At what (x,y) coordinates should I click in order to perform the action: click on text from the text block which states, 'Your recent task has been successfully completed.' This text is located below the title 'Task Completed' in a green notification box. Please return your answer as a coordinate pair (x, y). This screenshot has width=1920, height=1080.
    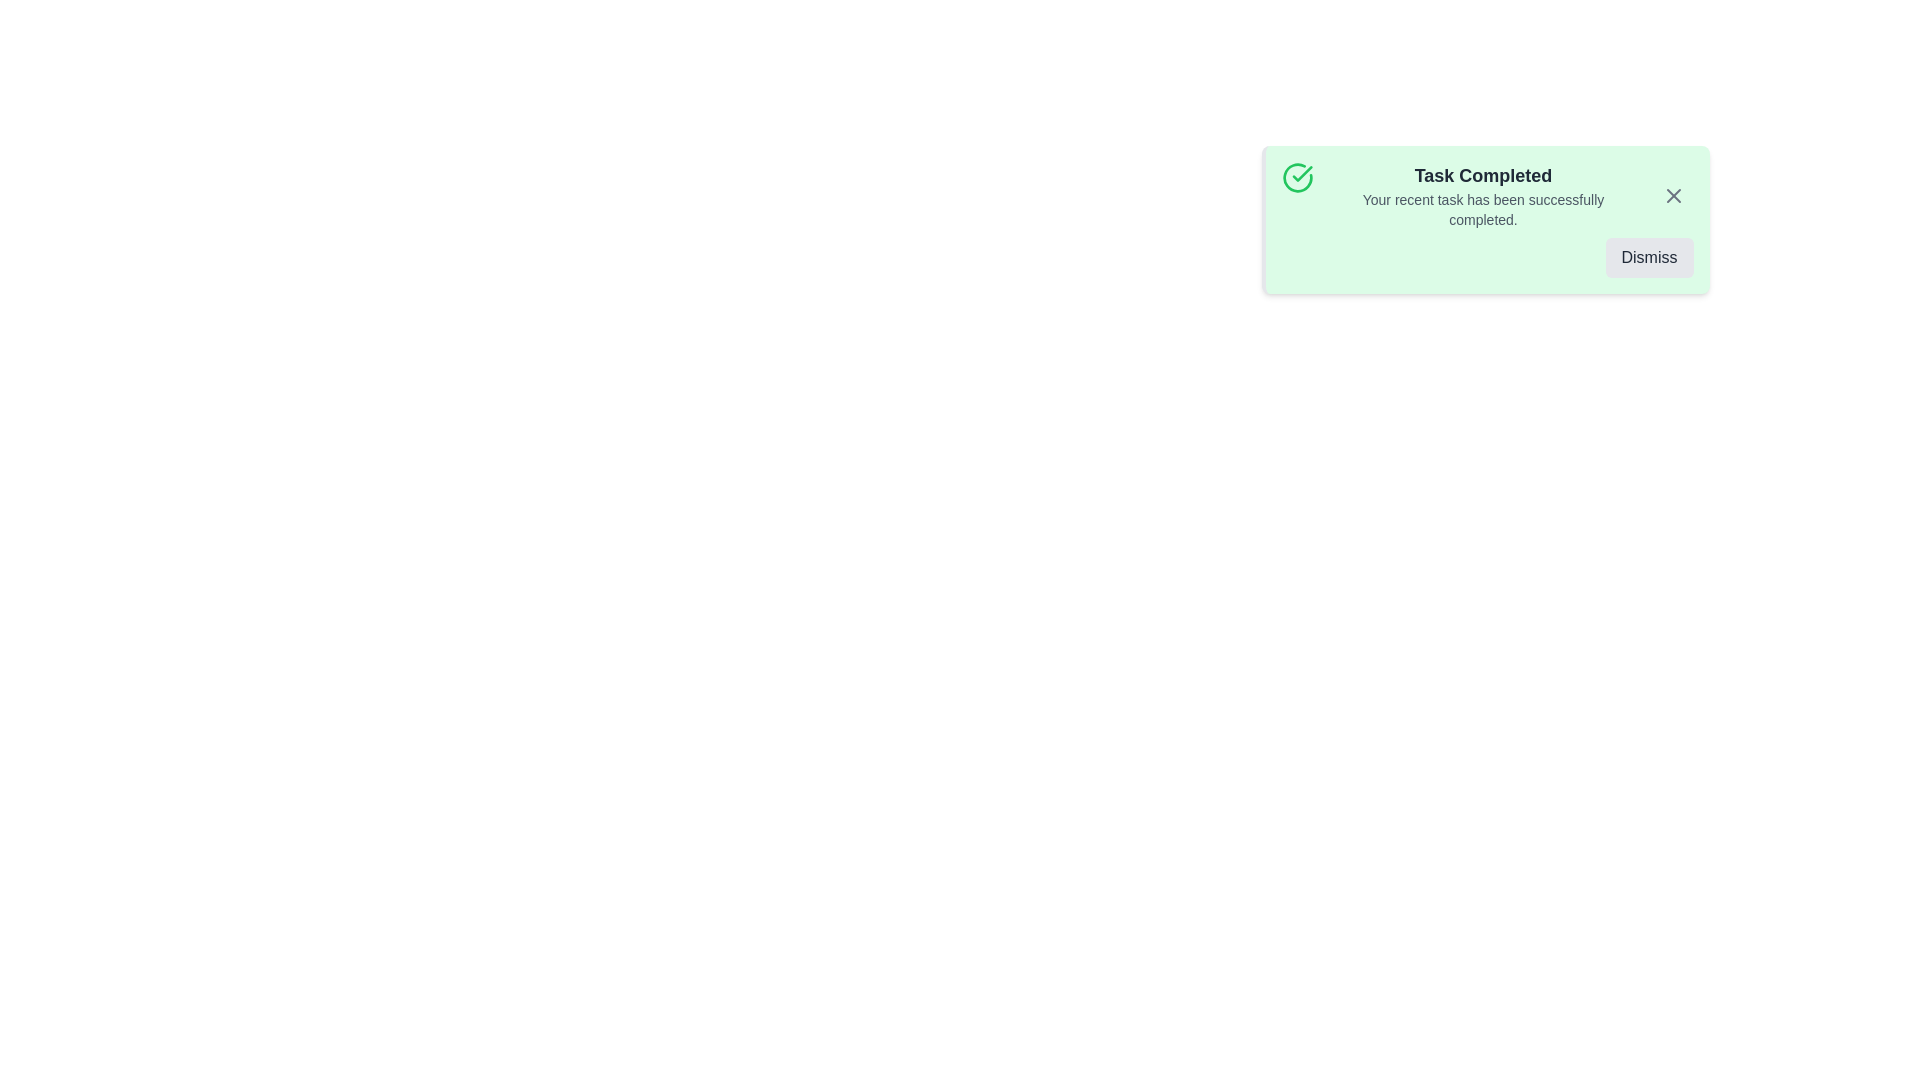
    Looking at the image, I should click on (1483, 209).